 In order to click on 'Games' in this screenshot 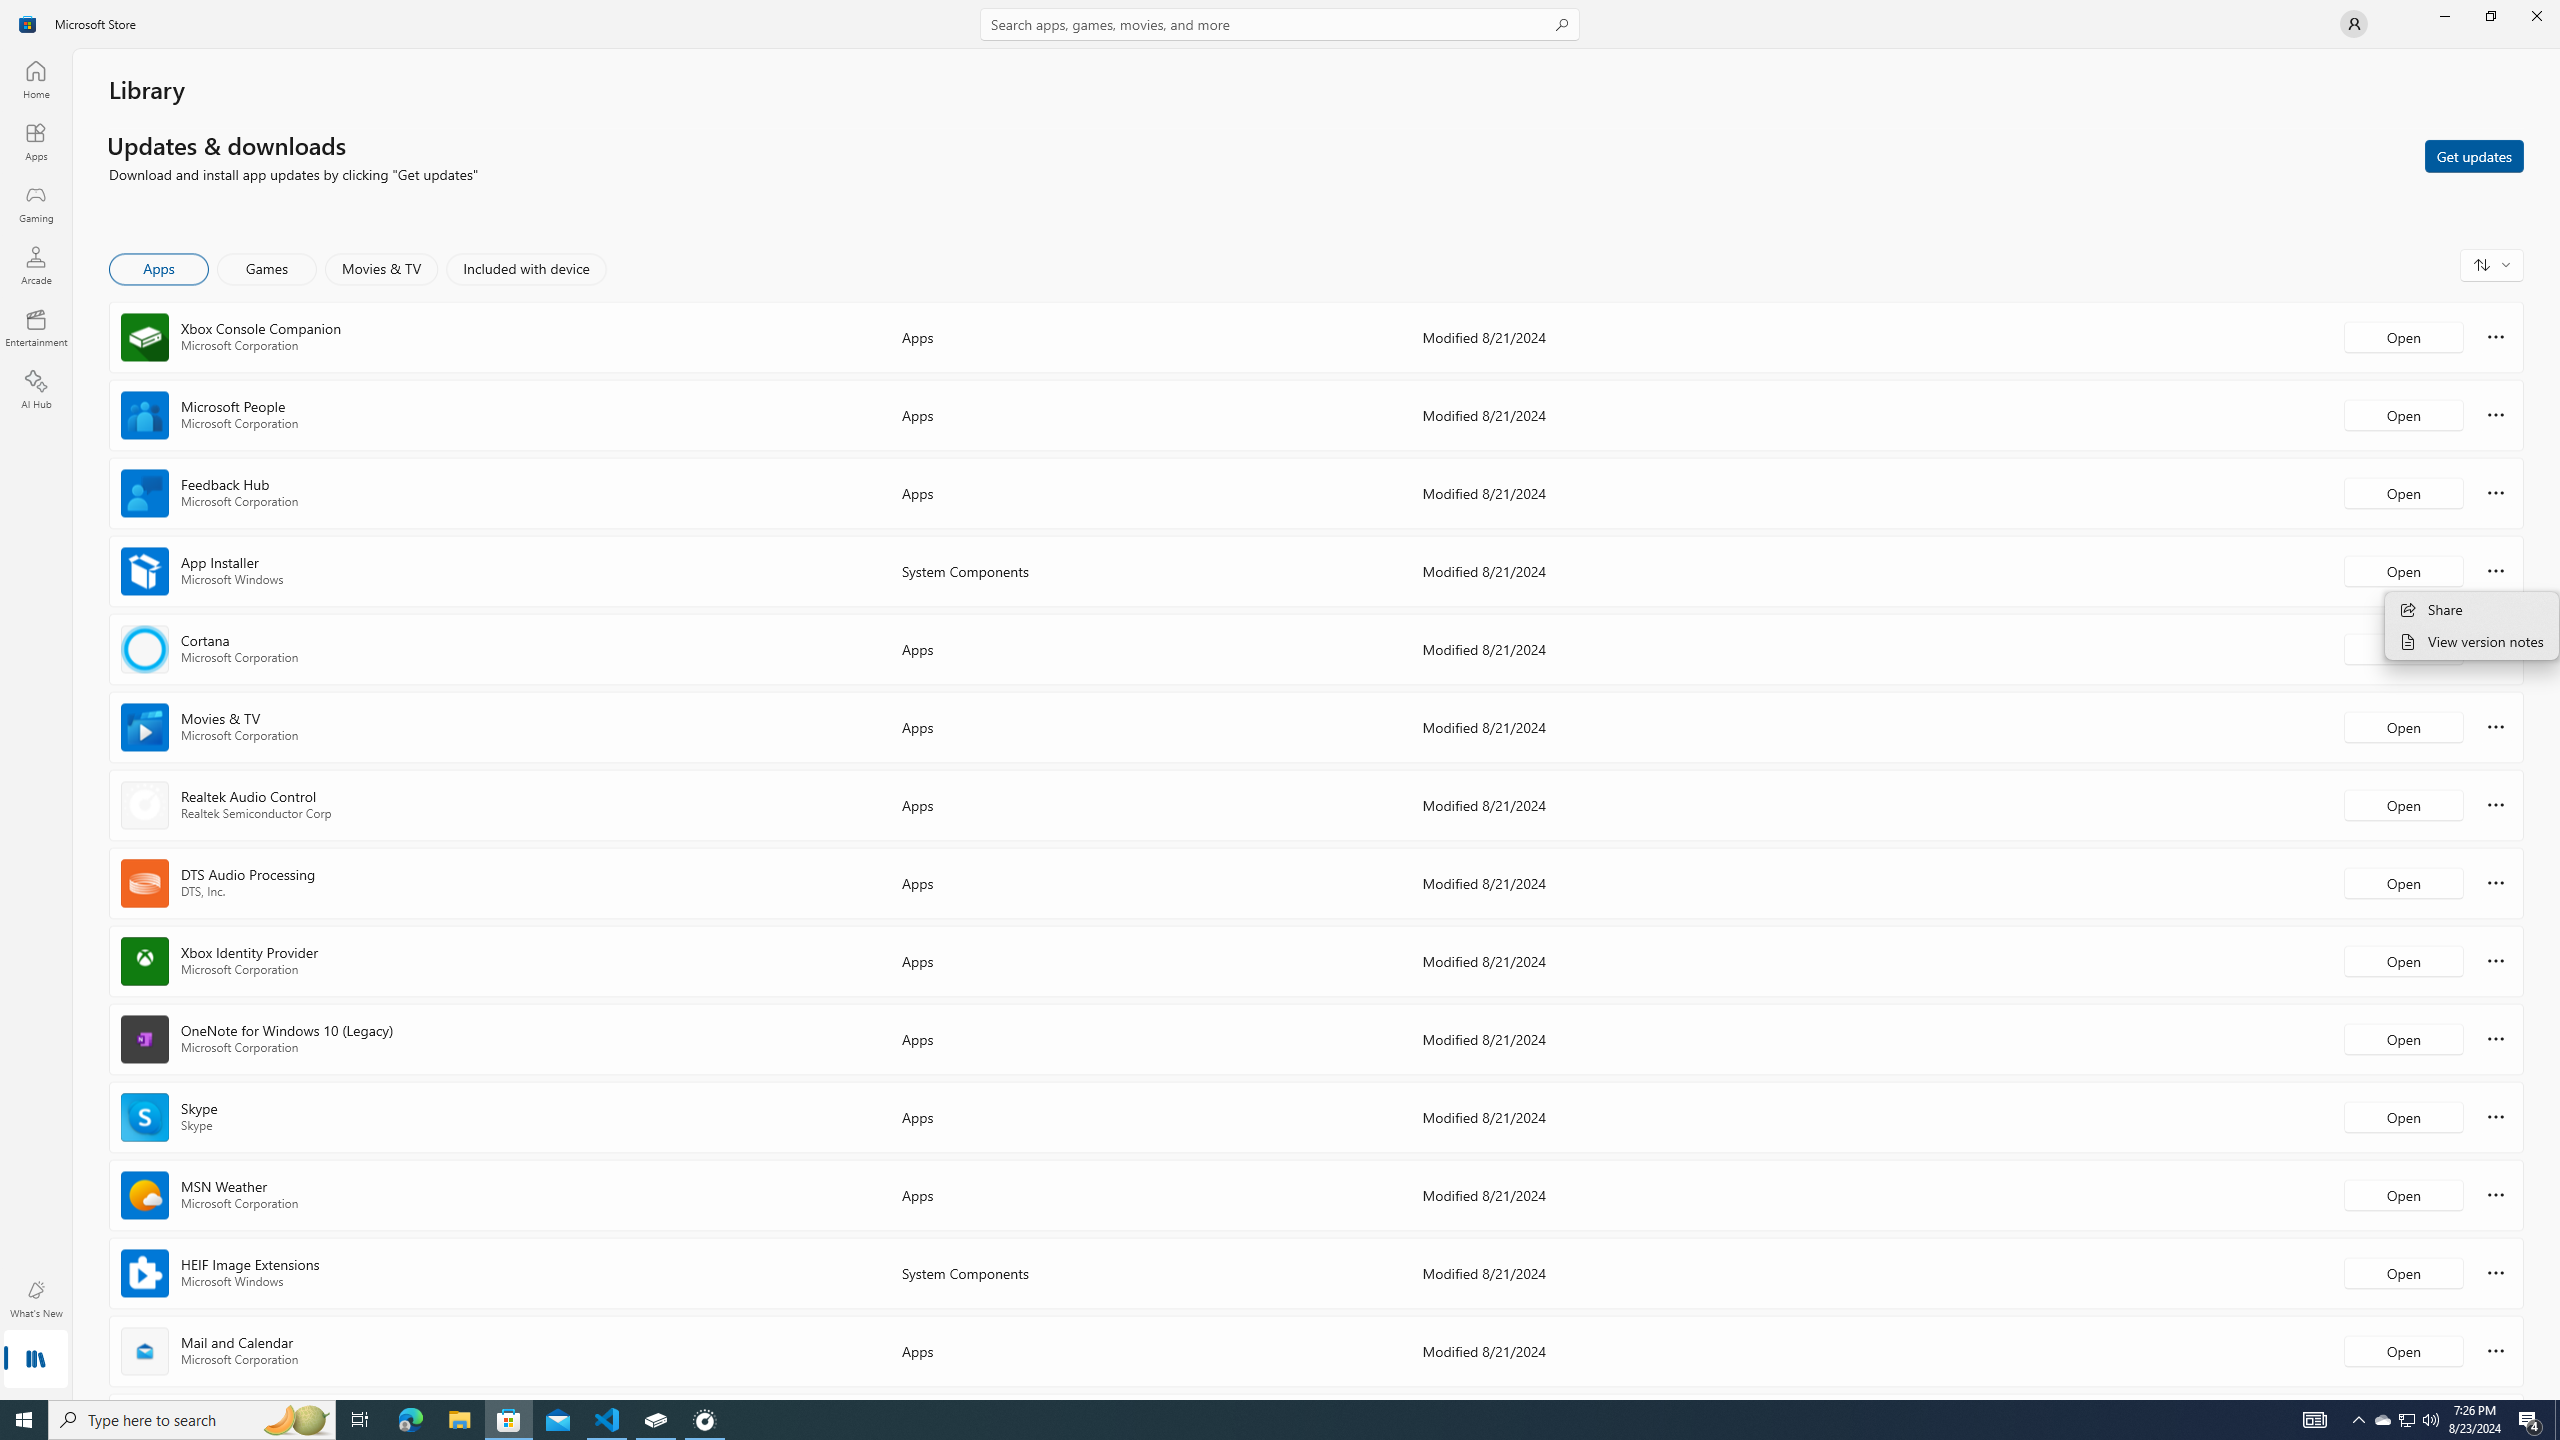, I will do `click(266, 268)`.